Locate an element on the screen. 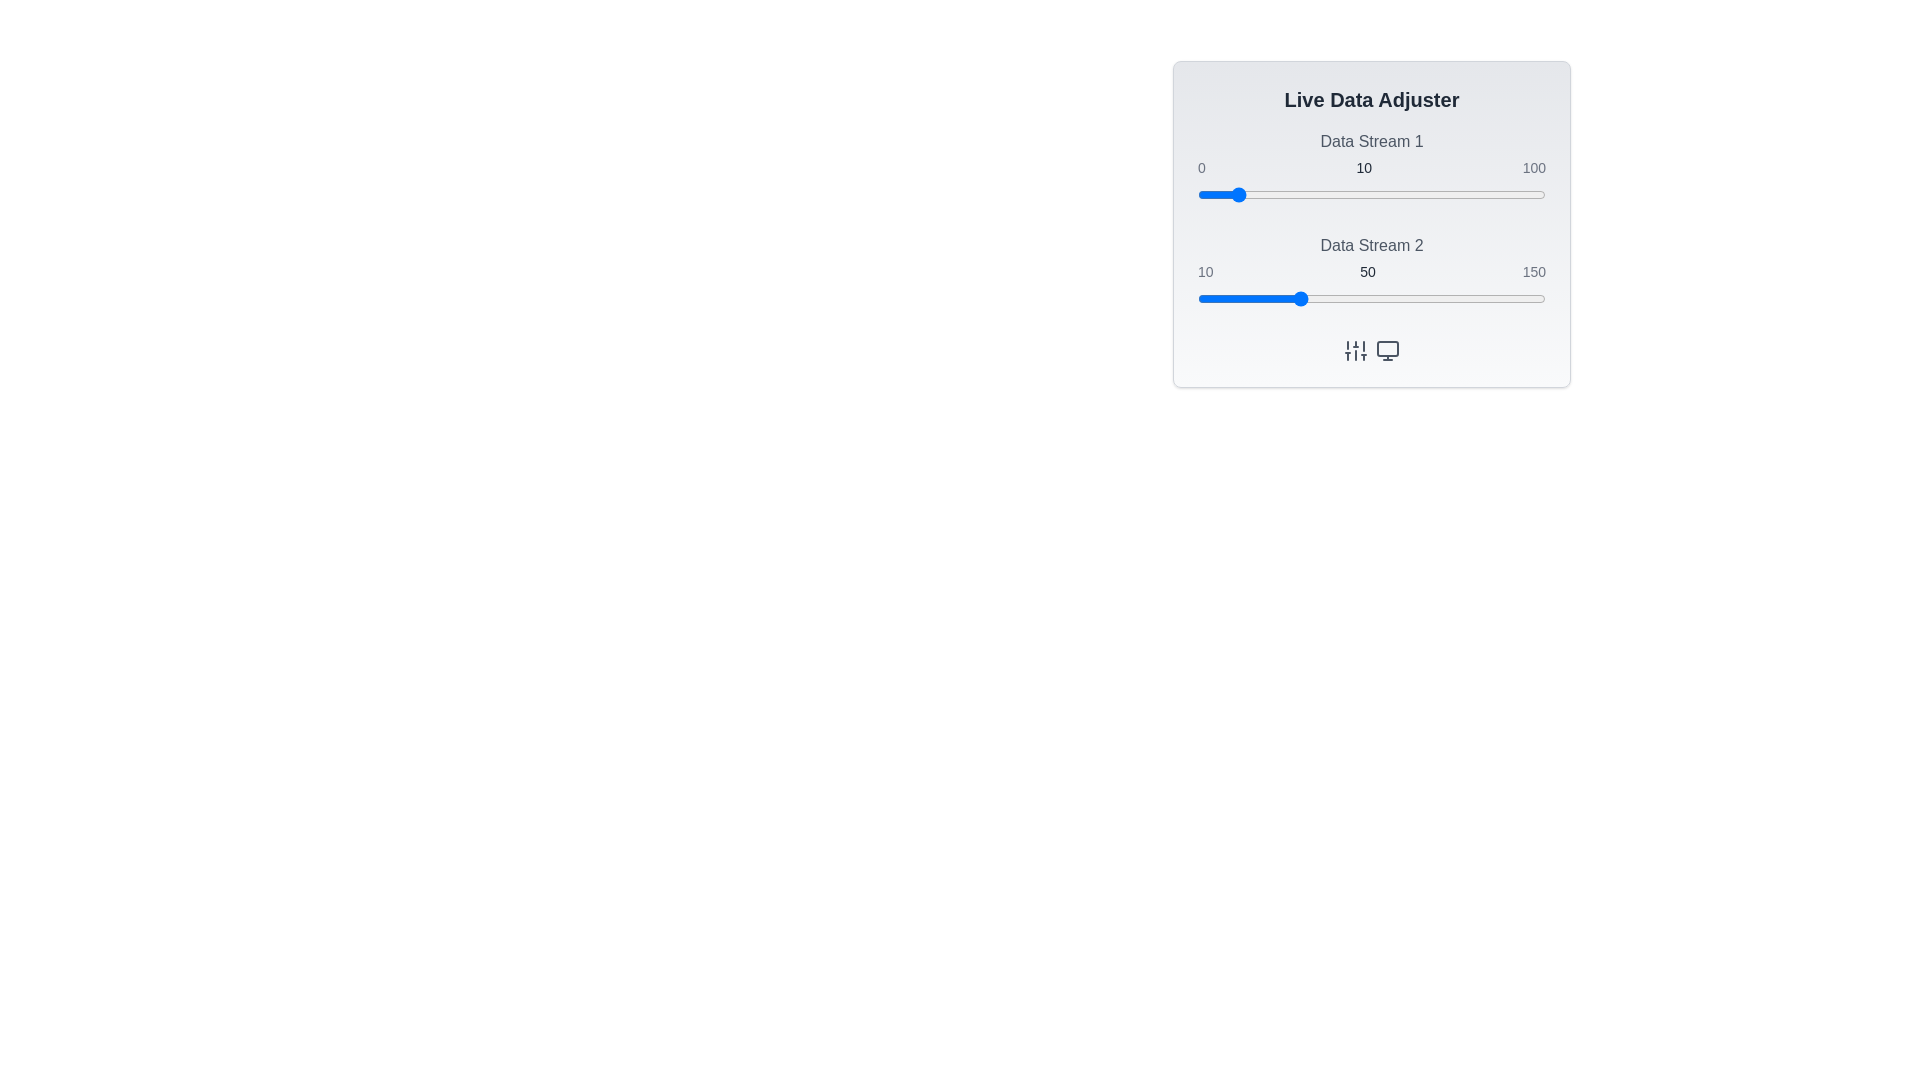 This screenshot has width=1920, height=1080. the numerical labels of the Label Set located below the 'Data Stream 1' heading and preceding the slider component is located at coordinates (1371, 167).